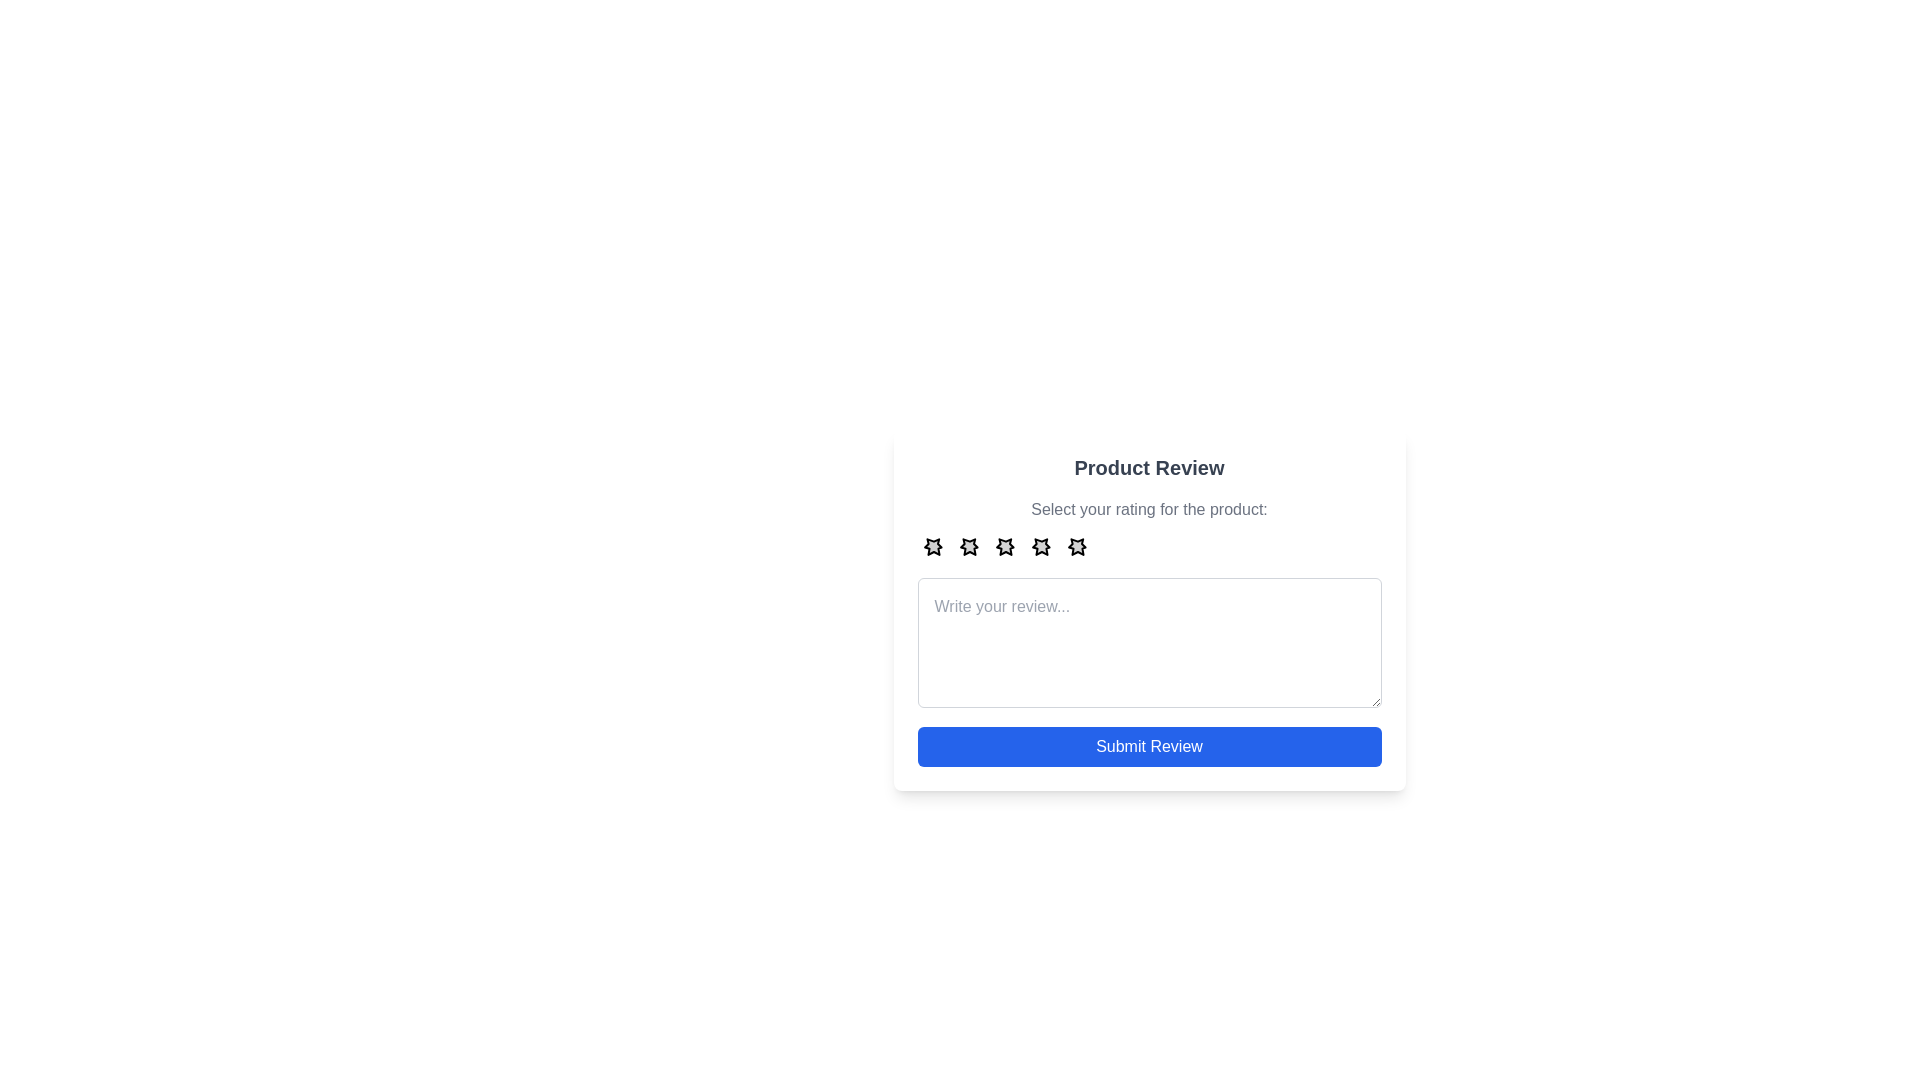 This screenshot has height=1080, width=1920. I want to click on the star corresponding to the rating 3 to select it, so click(1005, 546).